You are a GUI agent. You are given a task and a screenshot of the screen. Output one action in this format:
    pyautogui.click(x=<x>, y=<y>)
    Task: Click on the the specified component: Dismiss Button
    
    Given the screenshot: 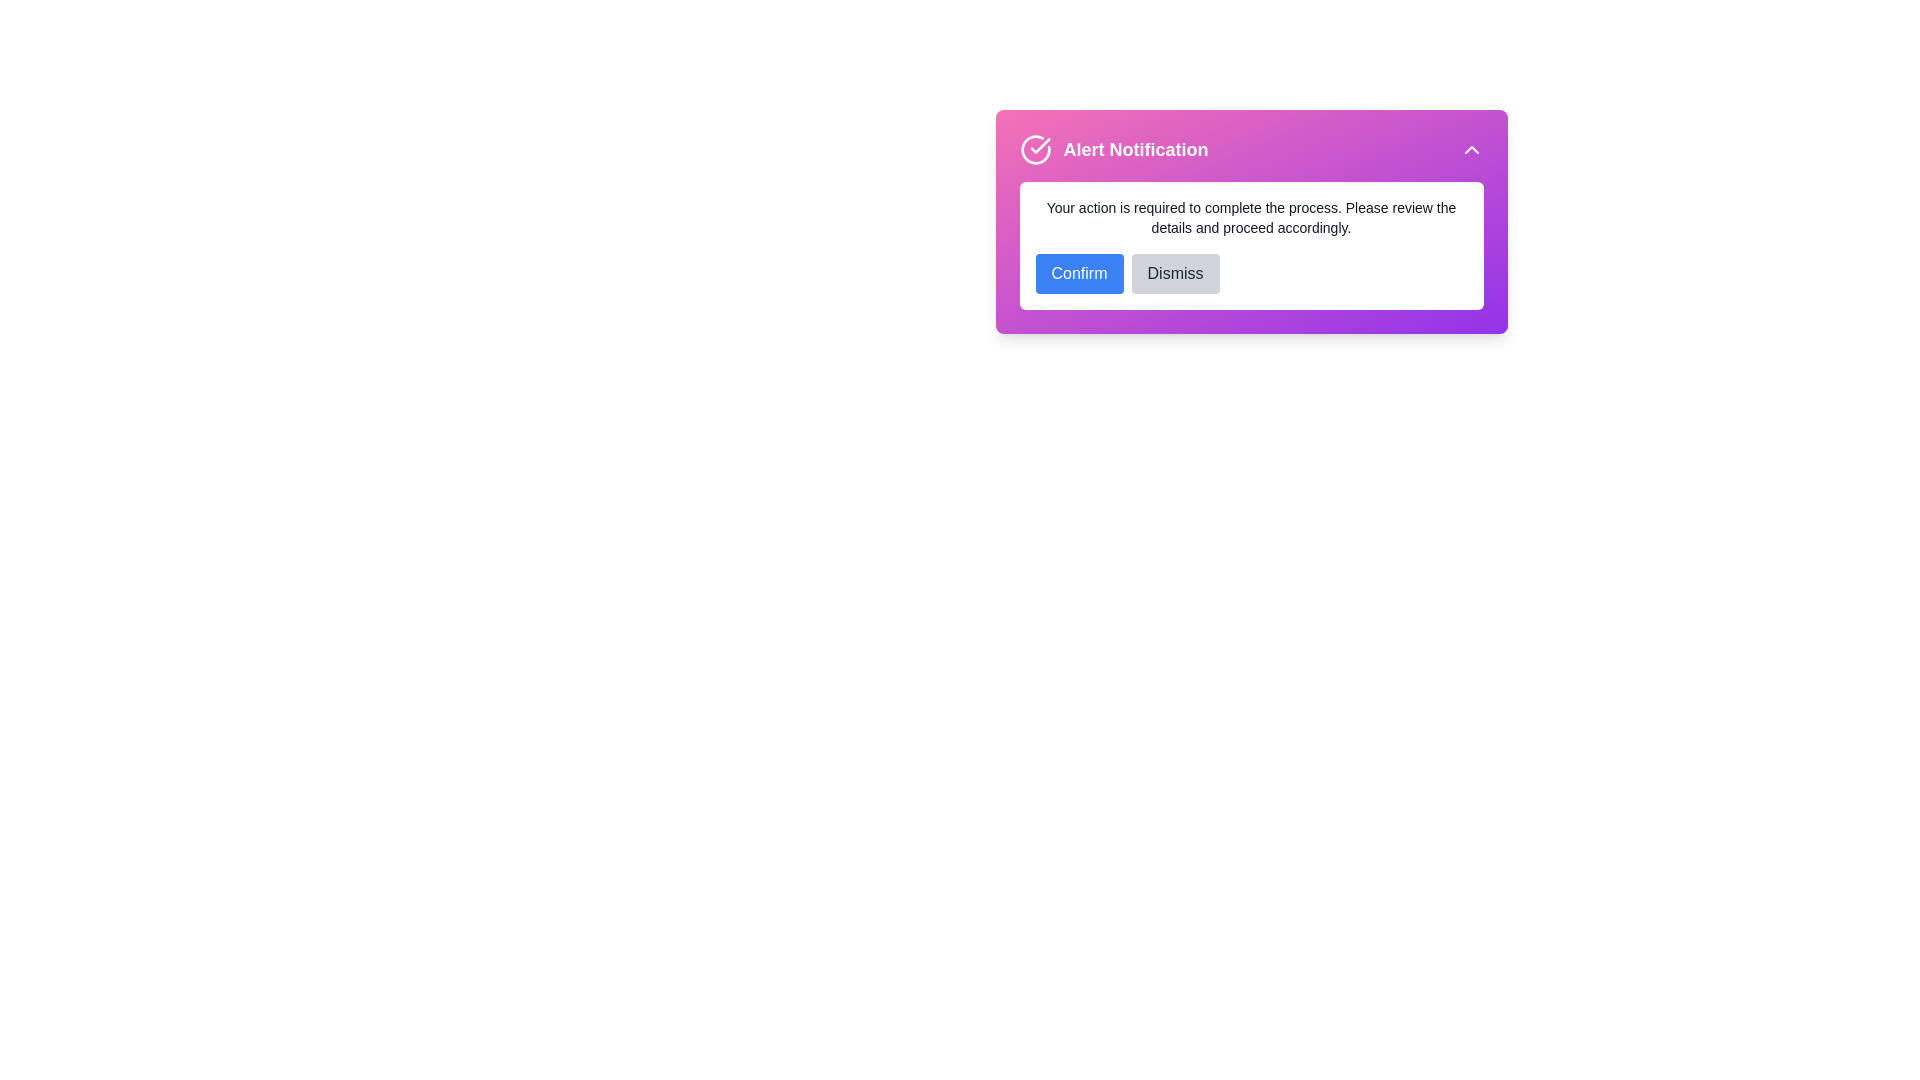 What is the action you would take?
    pyautogui.click(x=1175, y=273)
    